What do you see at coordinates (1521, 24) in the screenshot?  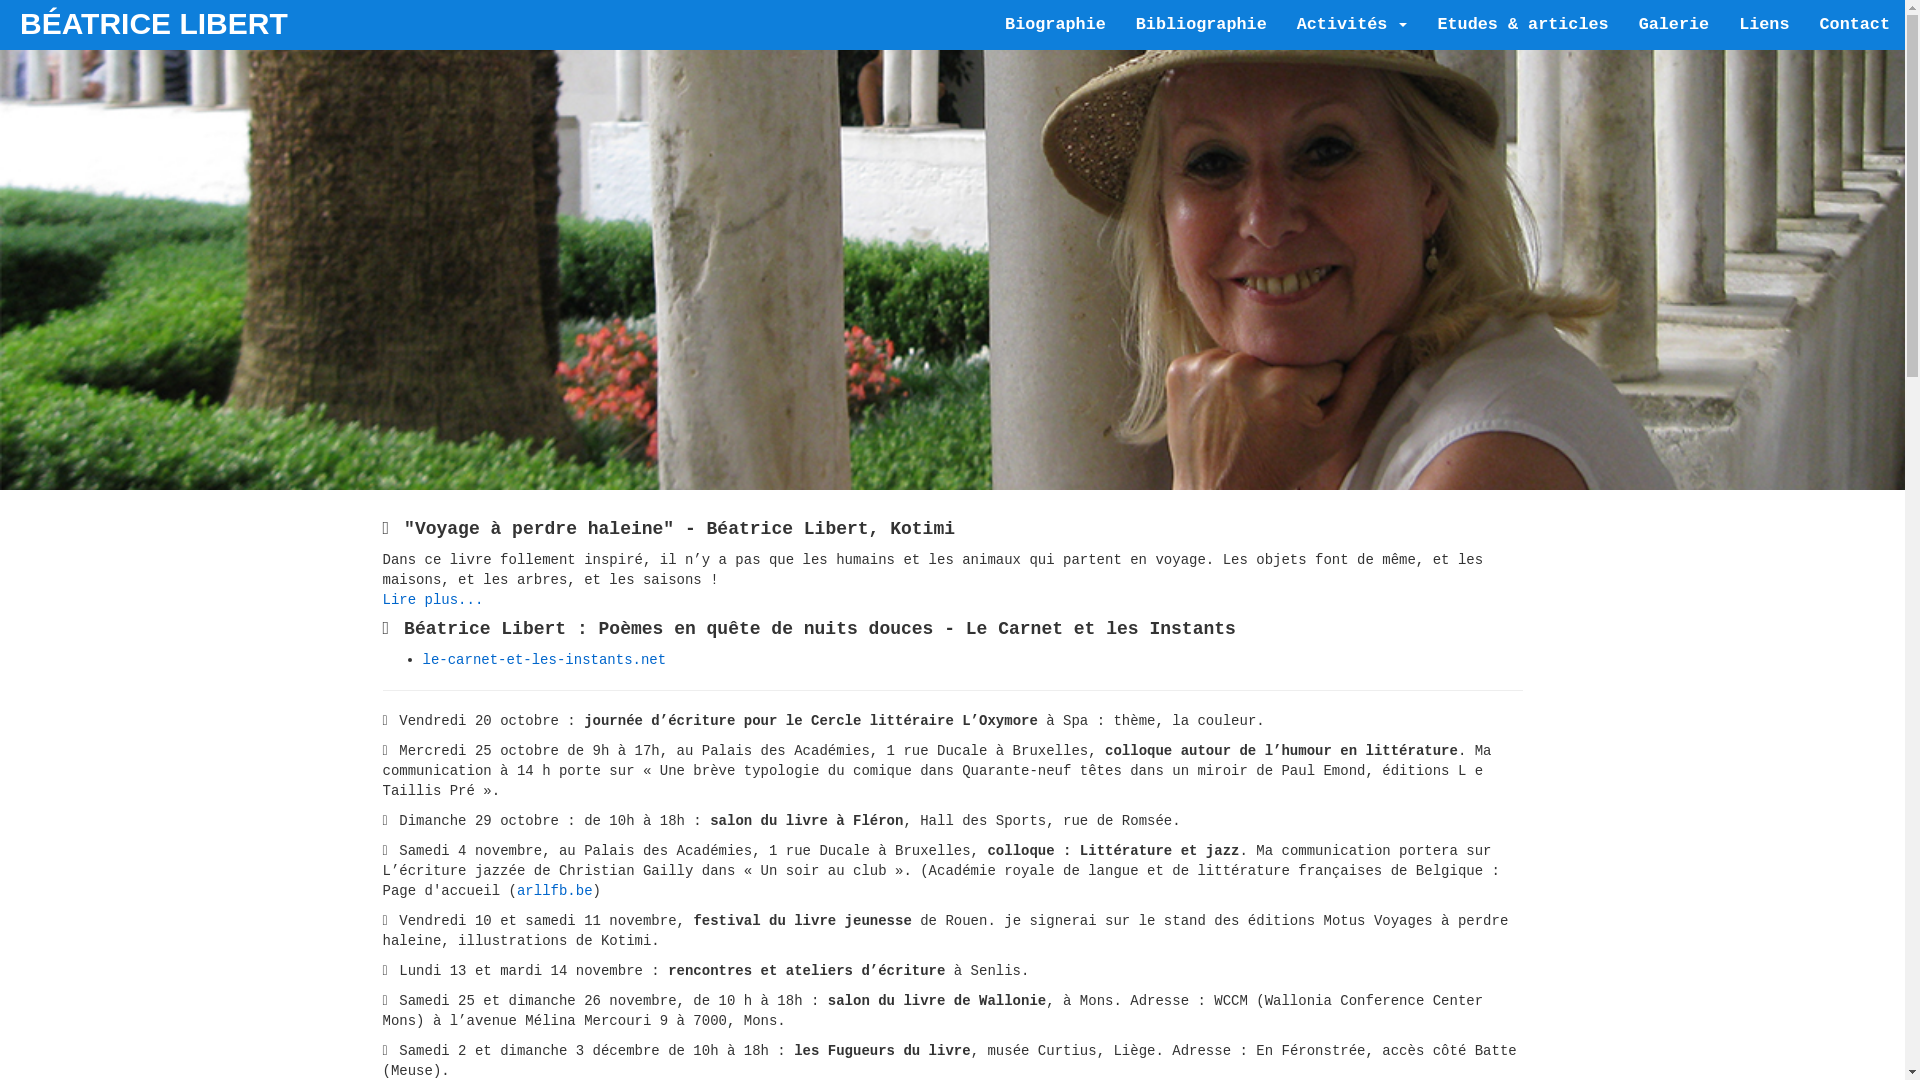 I see `'Etudes & articles'` at bounding box center [1521, 24].